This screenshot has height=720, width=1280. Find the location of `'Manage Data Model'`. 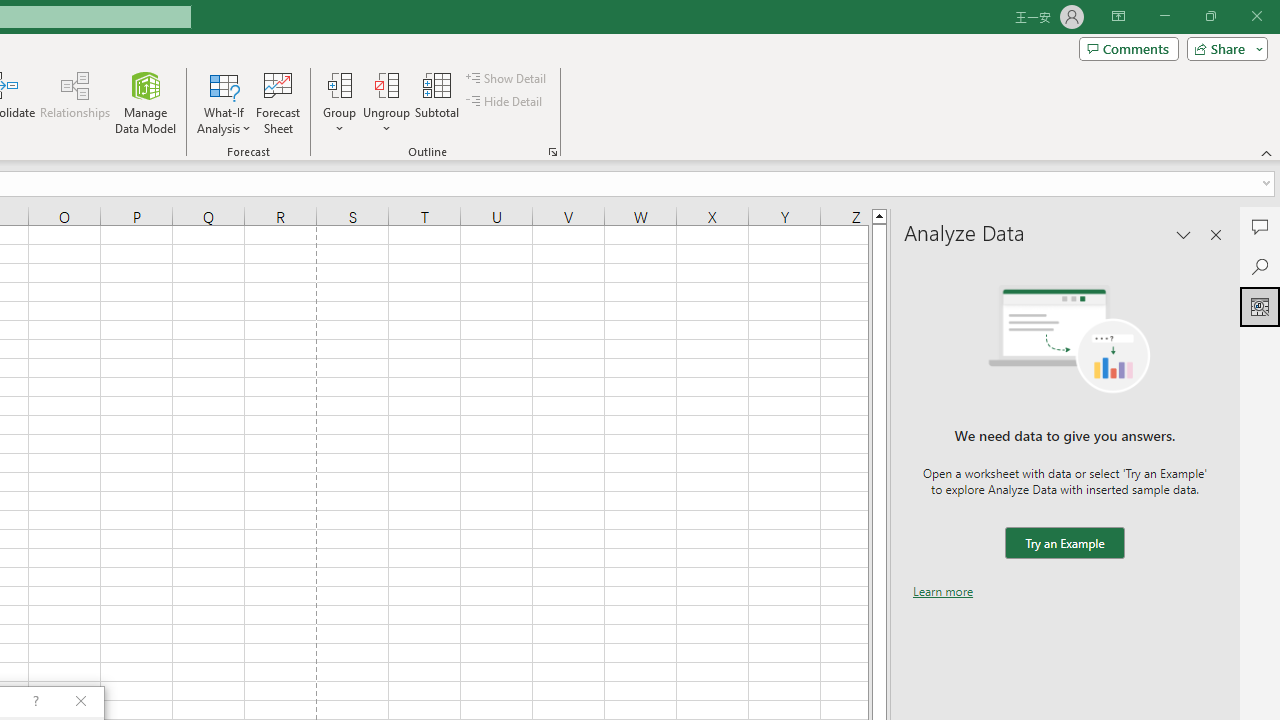

'Manage Data Model' is located at coordinates (144, 103).